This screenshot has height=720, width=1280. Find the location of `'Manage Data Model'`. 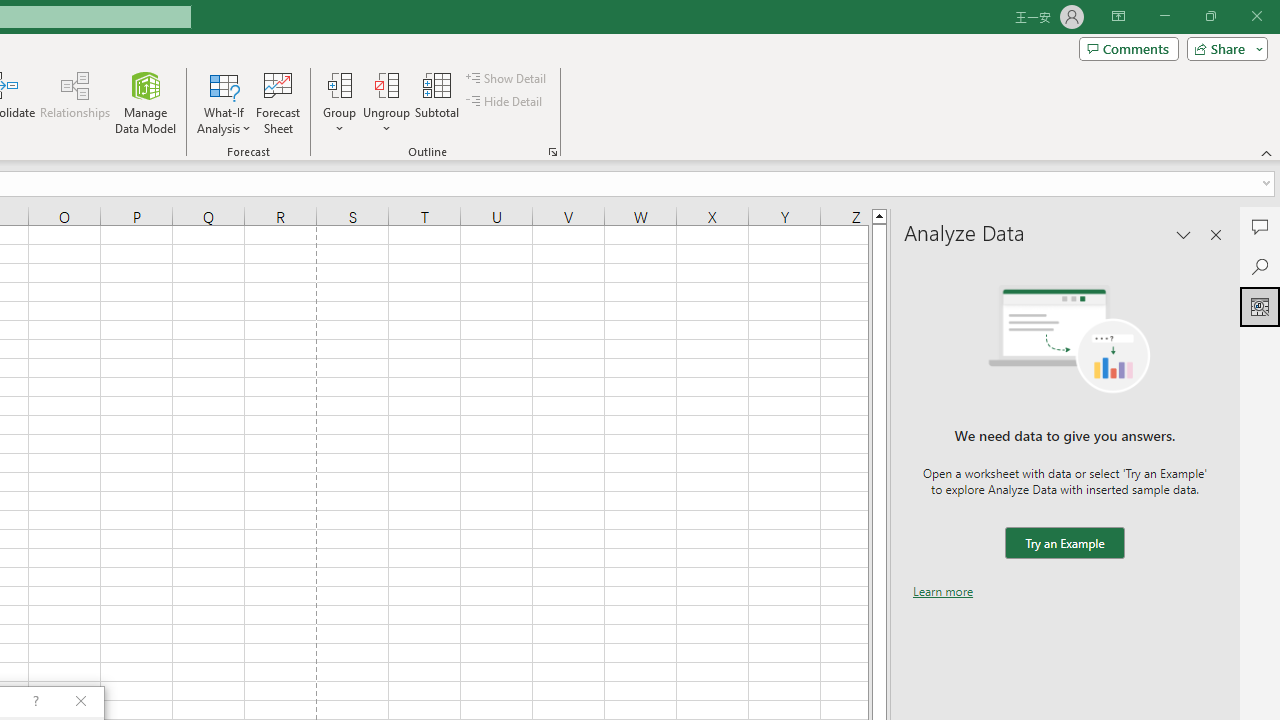

'Manage Data Model' is located at coordinates (144, 103).